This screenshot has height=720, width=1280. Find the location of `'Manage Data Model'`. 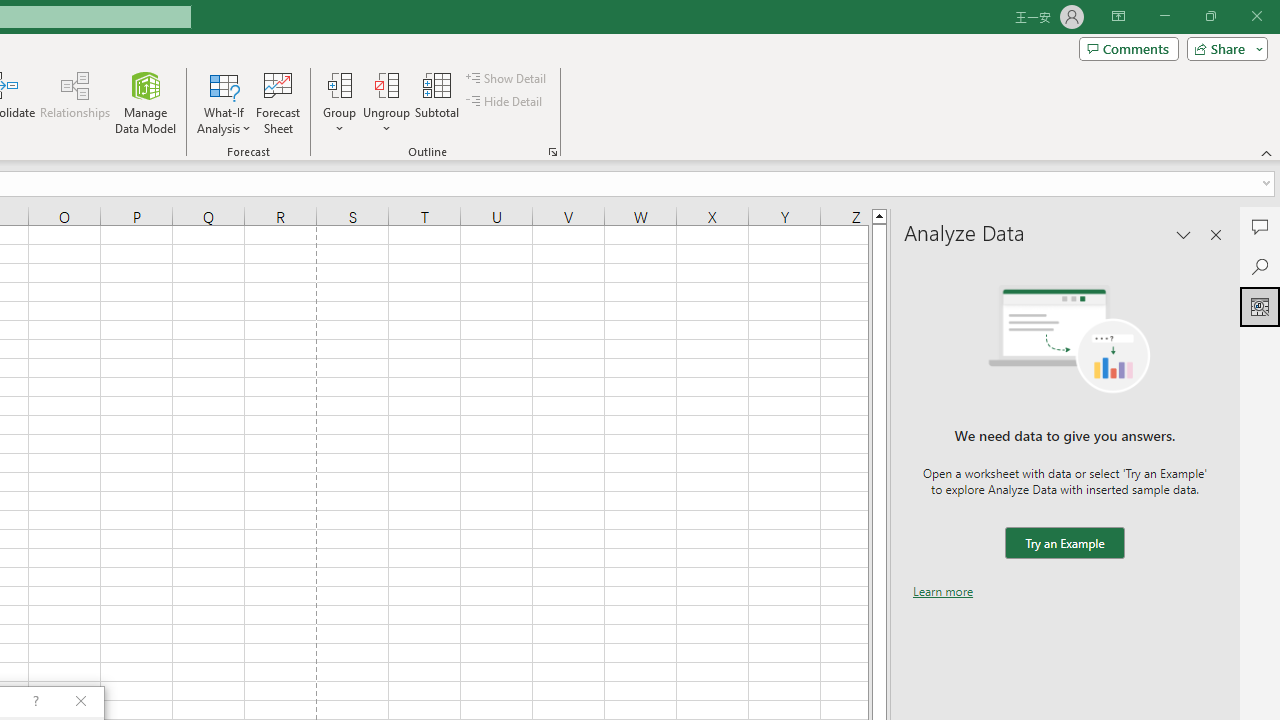

'Manage Data Model' is located at coordinates (144, 103).